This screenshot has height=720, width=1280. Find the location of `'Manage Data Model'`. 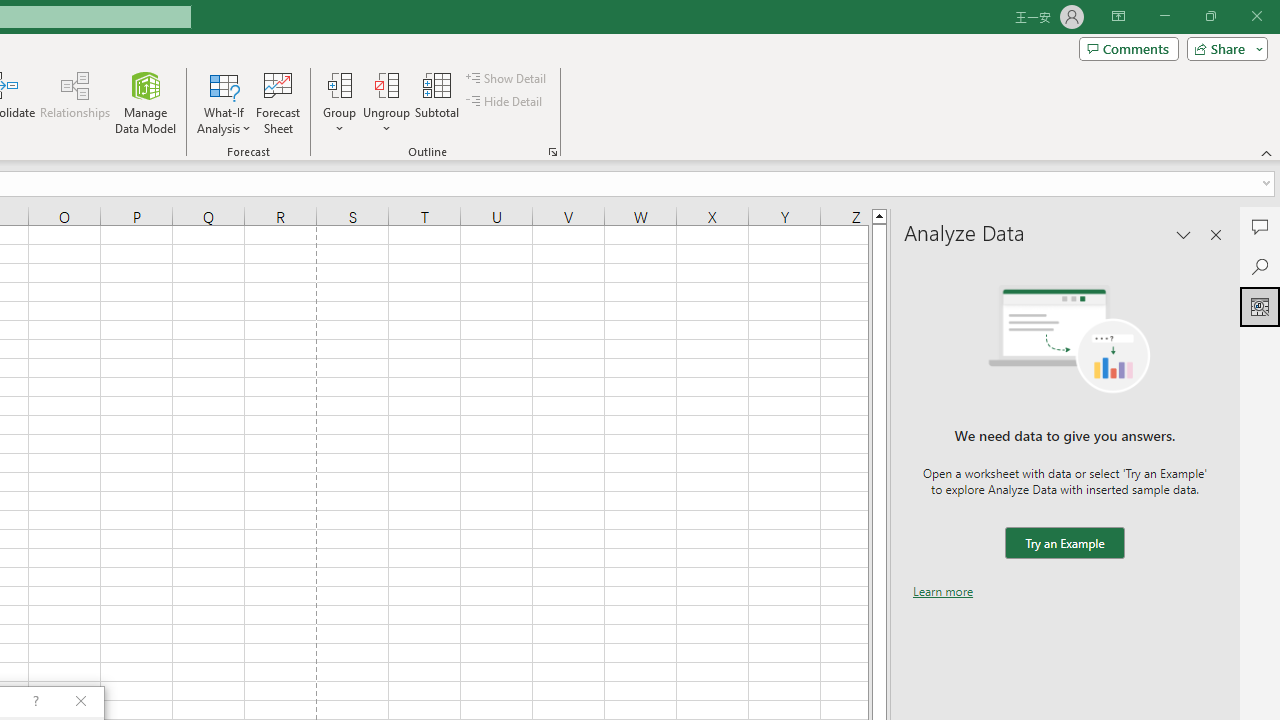

'Manage Data Model' is located at coordinates (144, 103).